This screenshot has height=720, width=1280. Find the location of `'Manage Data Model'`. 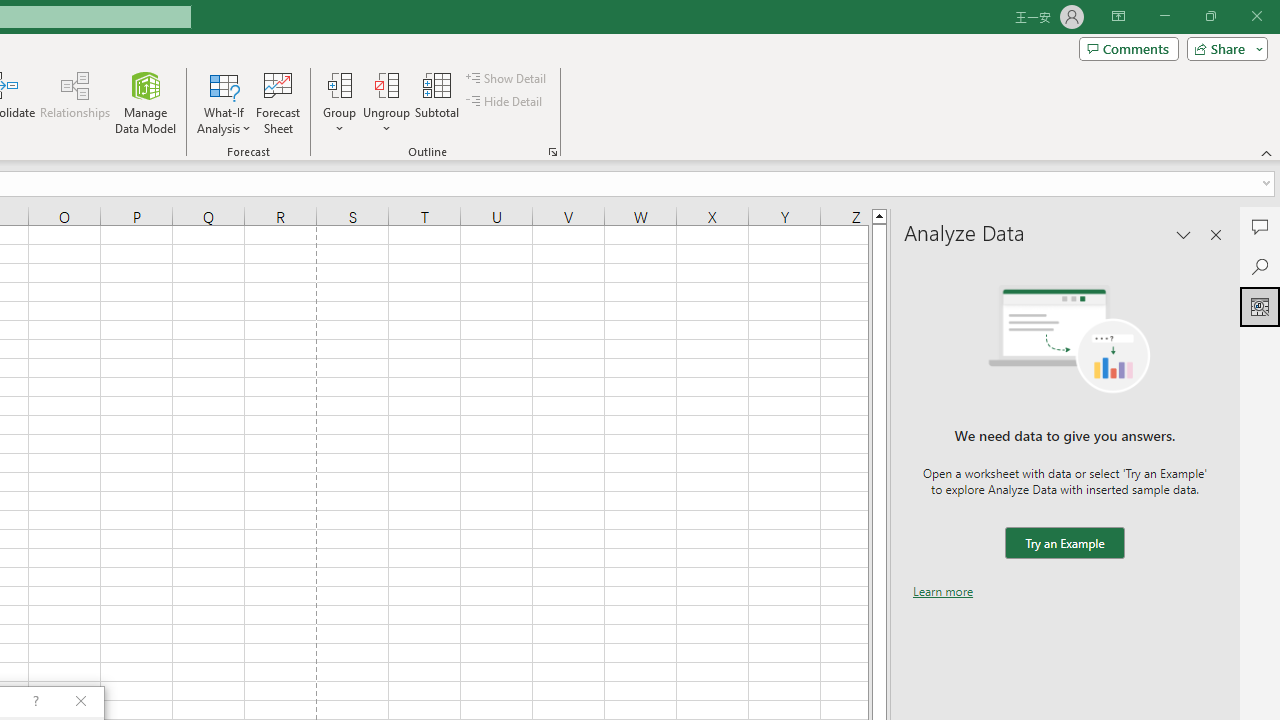

'Manage Data Model' is located at coordinates (144, 103).